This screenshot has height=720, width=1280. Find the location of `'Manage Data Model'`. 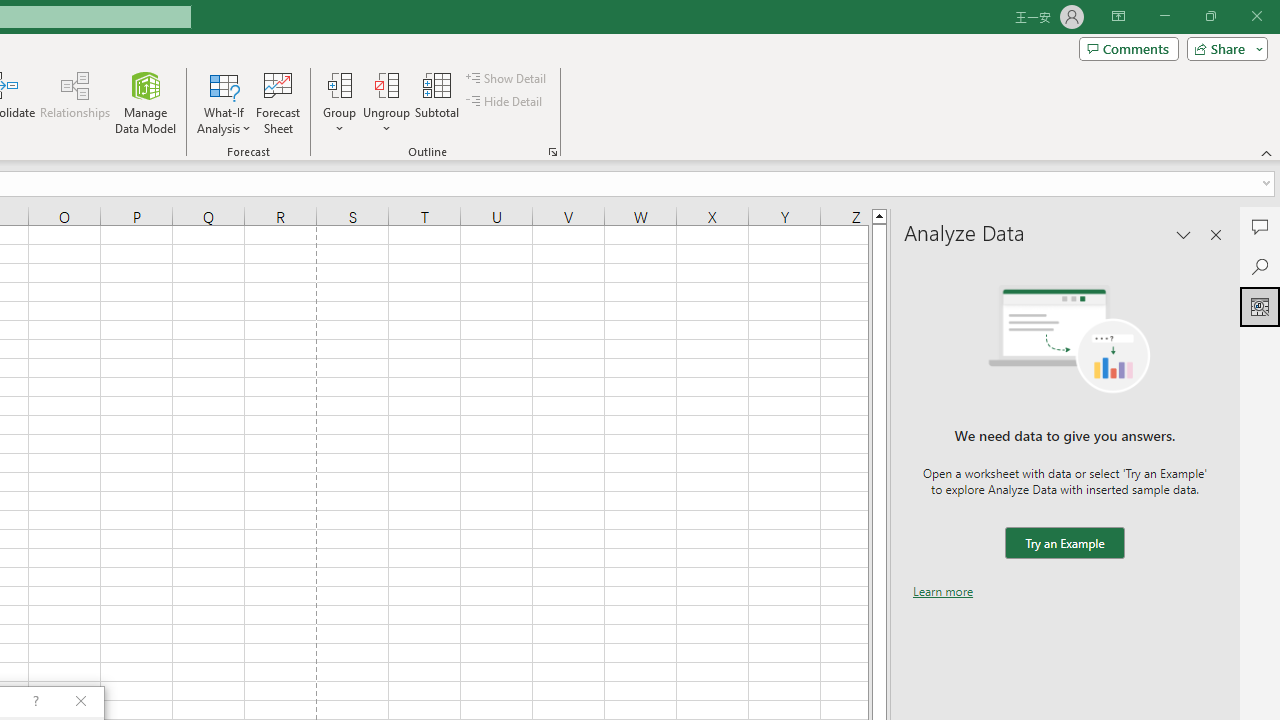

'Manage Data Model' is located at coordinates (144, 103).